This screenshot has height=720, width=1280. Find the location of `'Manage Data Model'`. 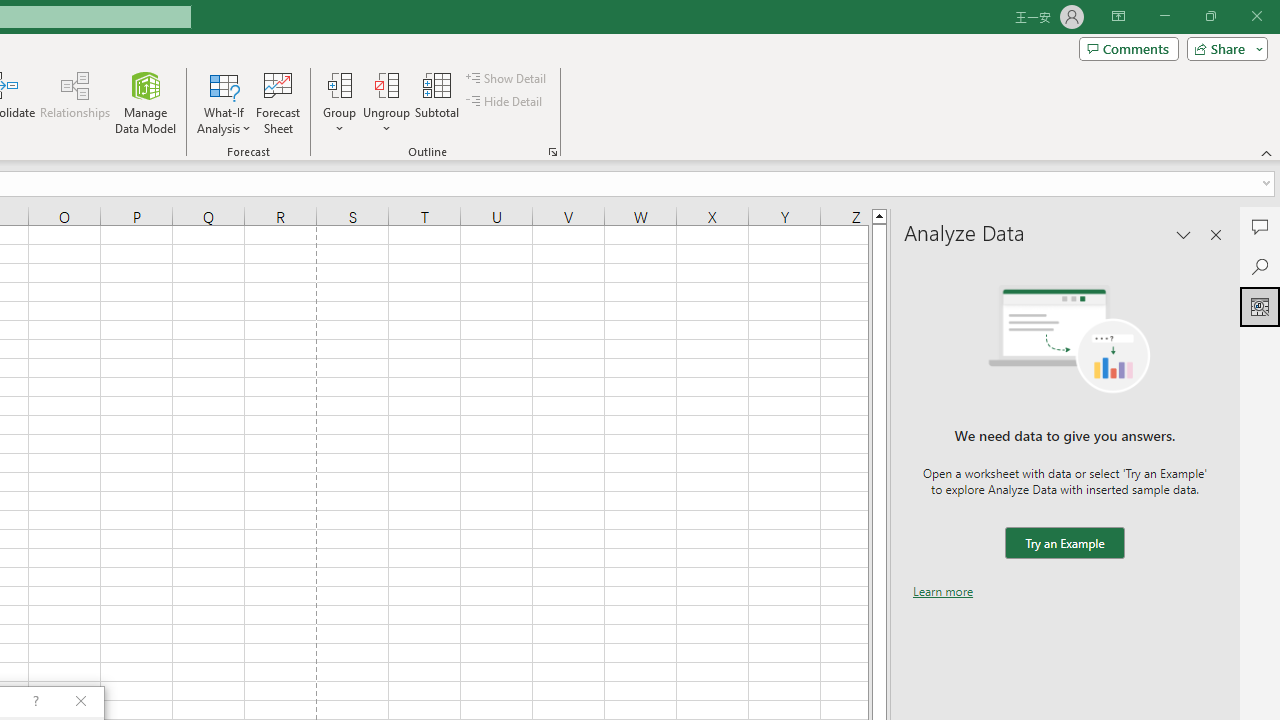

'Manage Data Model' is located at coordinates (144, 103).